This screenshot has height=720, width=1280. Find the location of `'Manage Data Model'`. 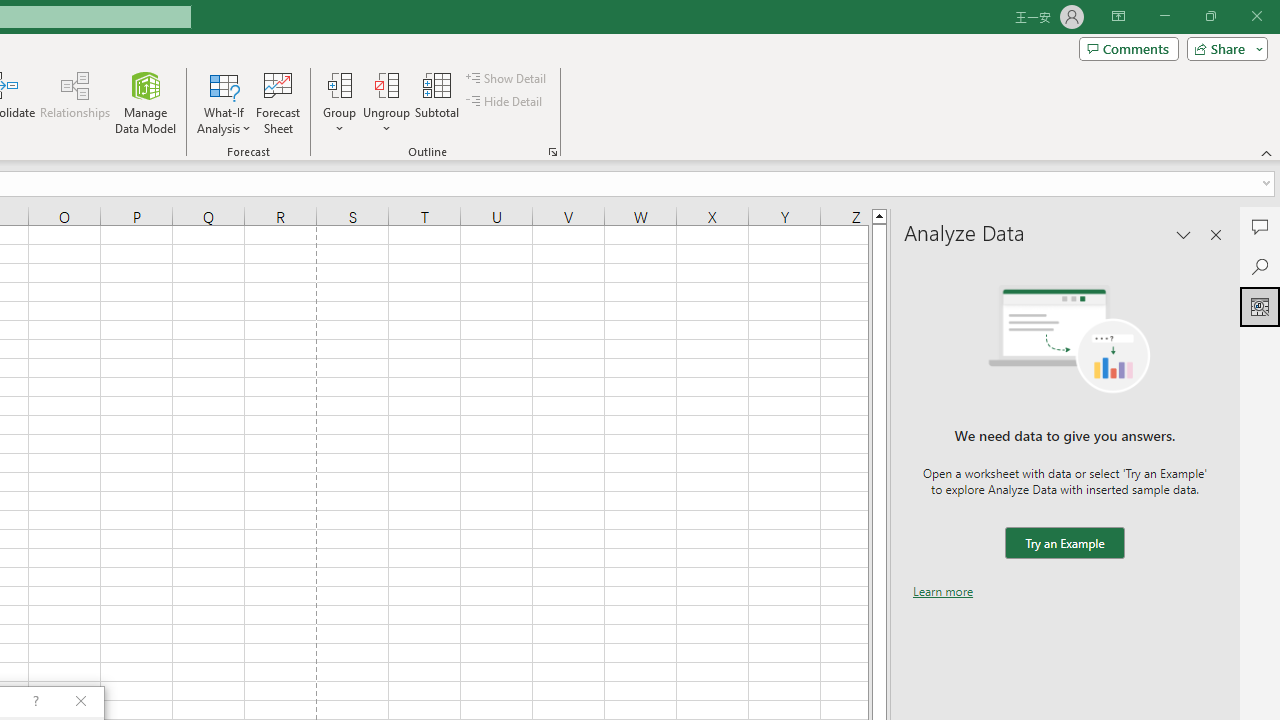

'Manage Data Model' is located at coordinates (144, 103).